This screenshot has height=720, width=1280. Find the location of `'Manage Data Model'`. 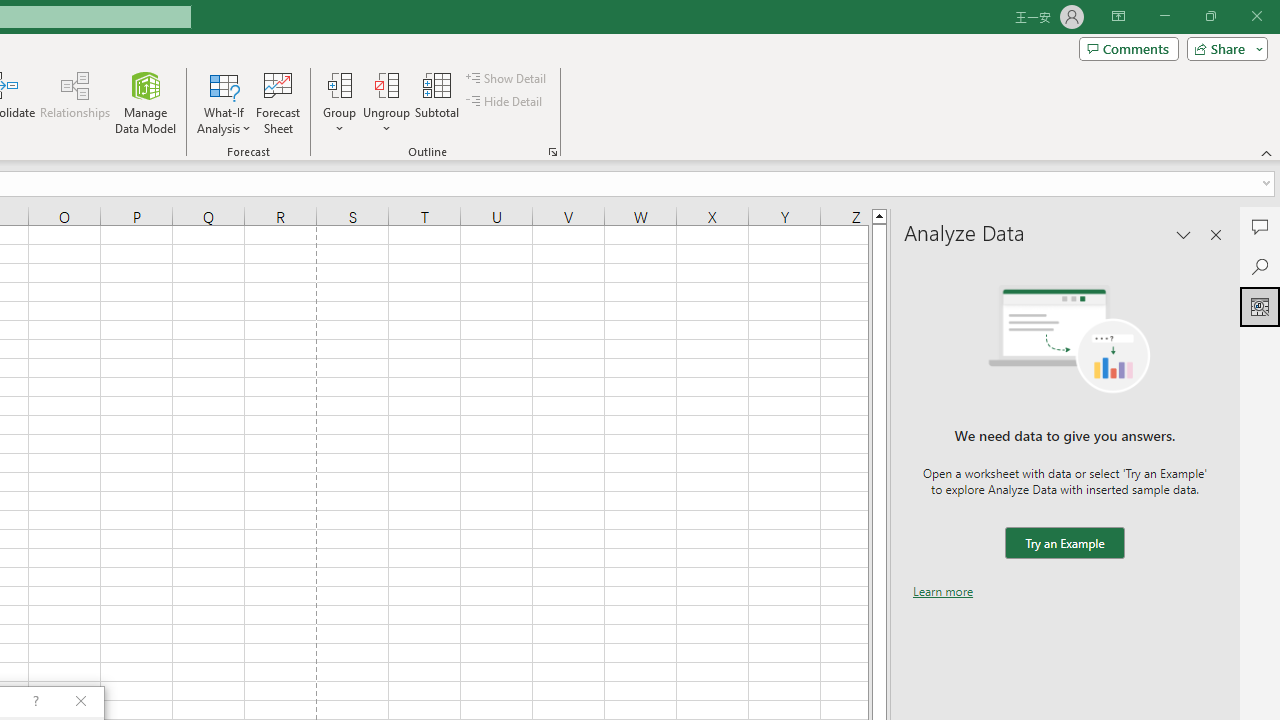

'Manage Data Model' is located at coordinates (144, 103).